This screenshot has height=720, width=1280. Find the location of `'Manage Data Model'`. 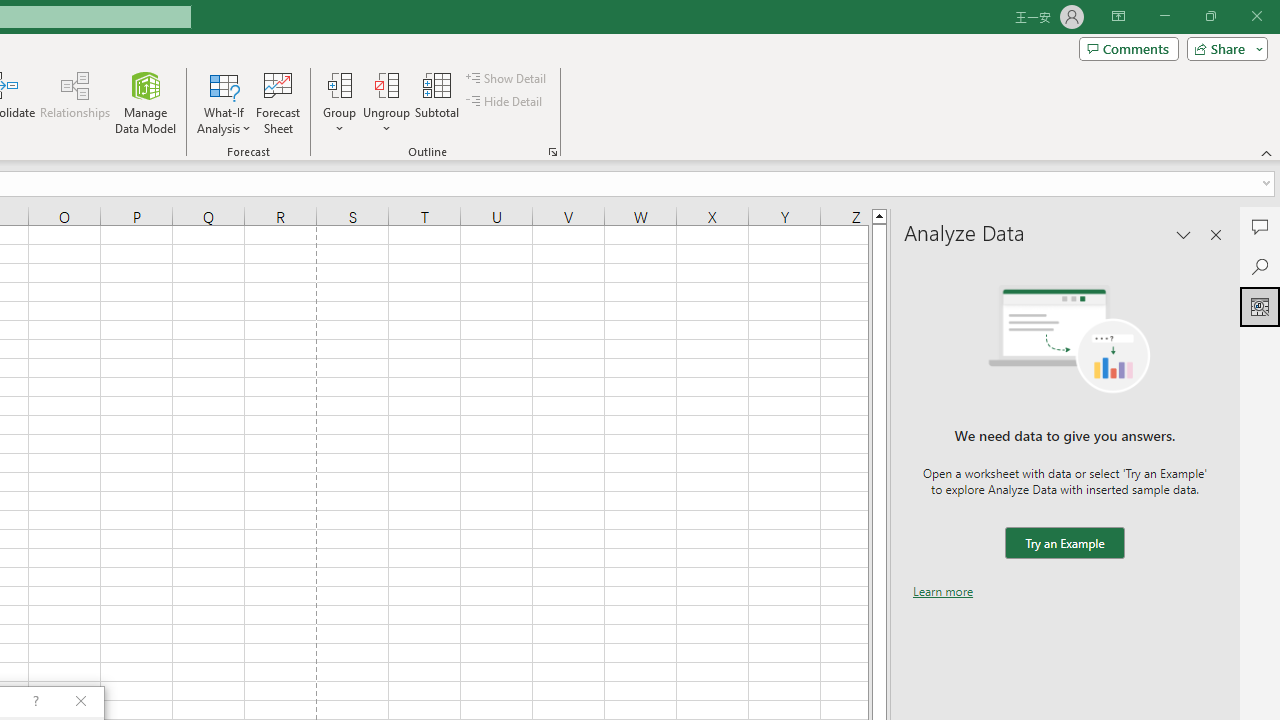

'Manage Data Model' is located at coordinates (144, 103).